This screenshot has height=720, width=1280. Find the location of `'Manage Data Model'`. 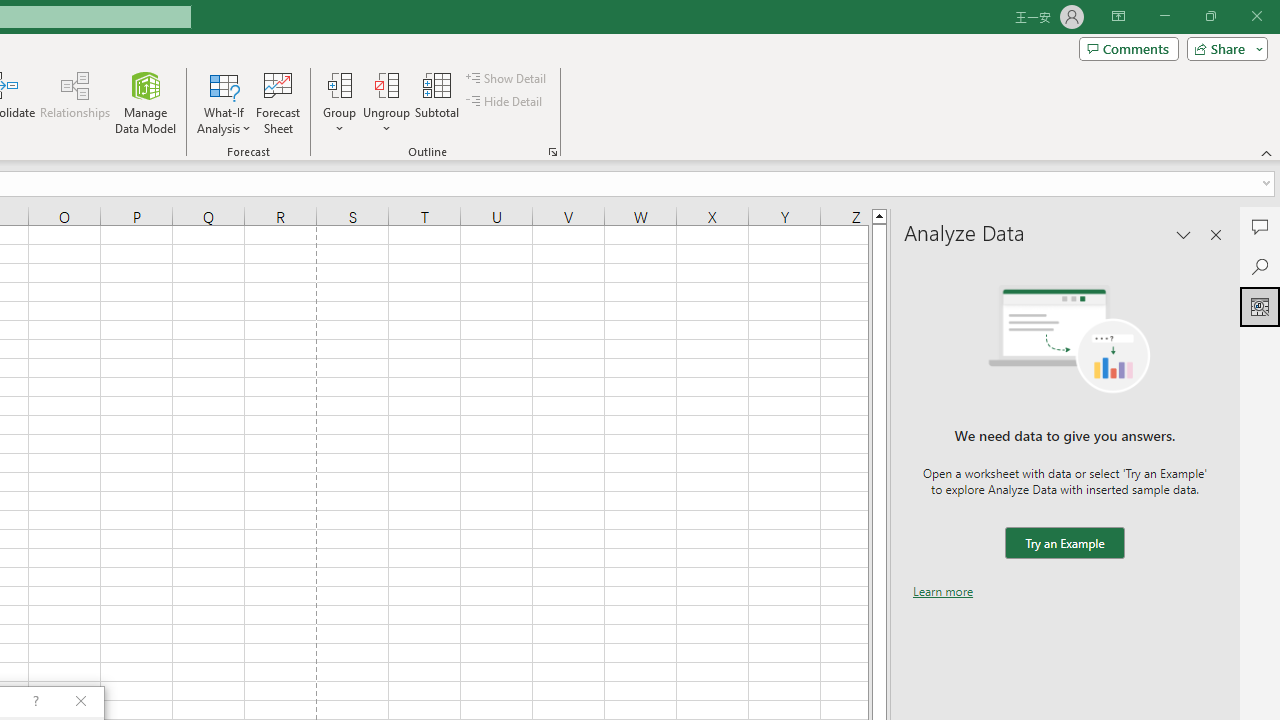

'Manage Data Model' is located at coordinates (144, 103).